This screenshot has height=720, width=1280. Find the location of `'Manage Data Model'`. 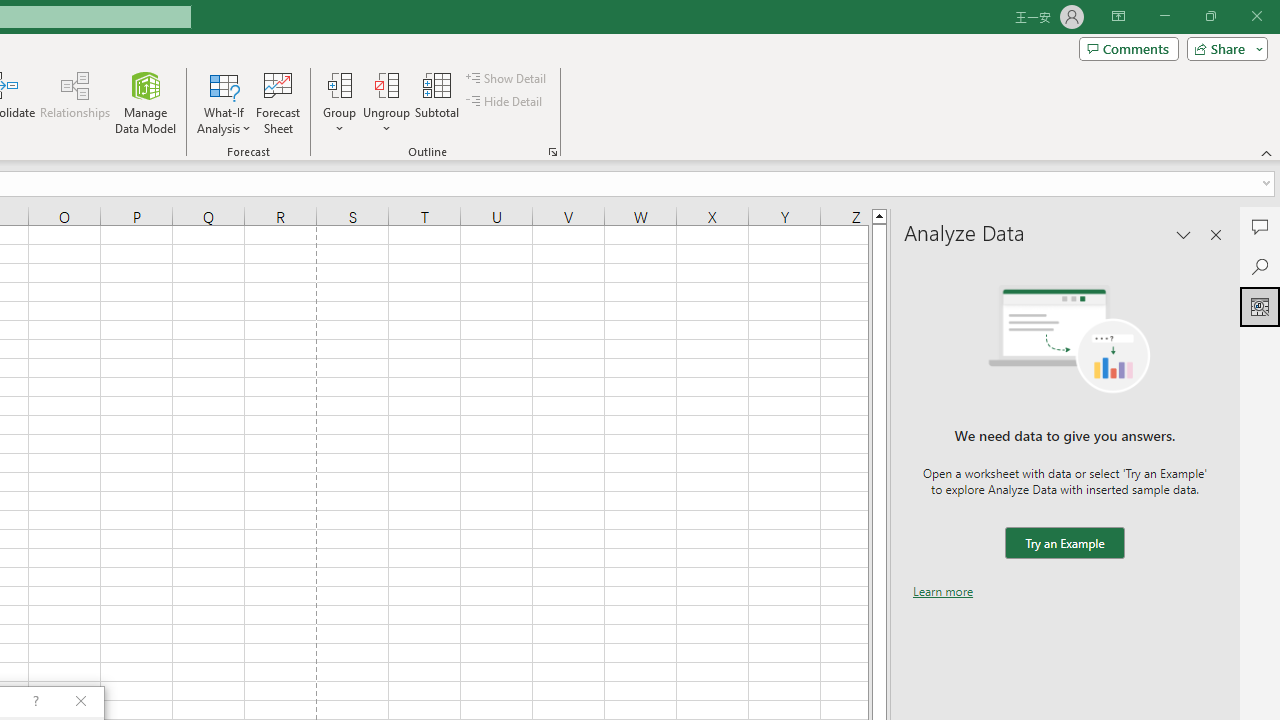

'Manage Data Model' is located at coordinates (144, 103).